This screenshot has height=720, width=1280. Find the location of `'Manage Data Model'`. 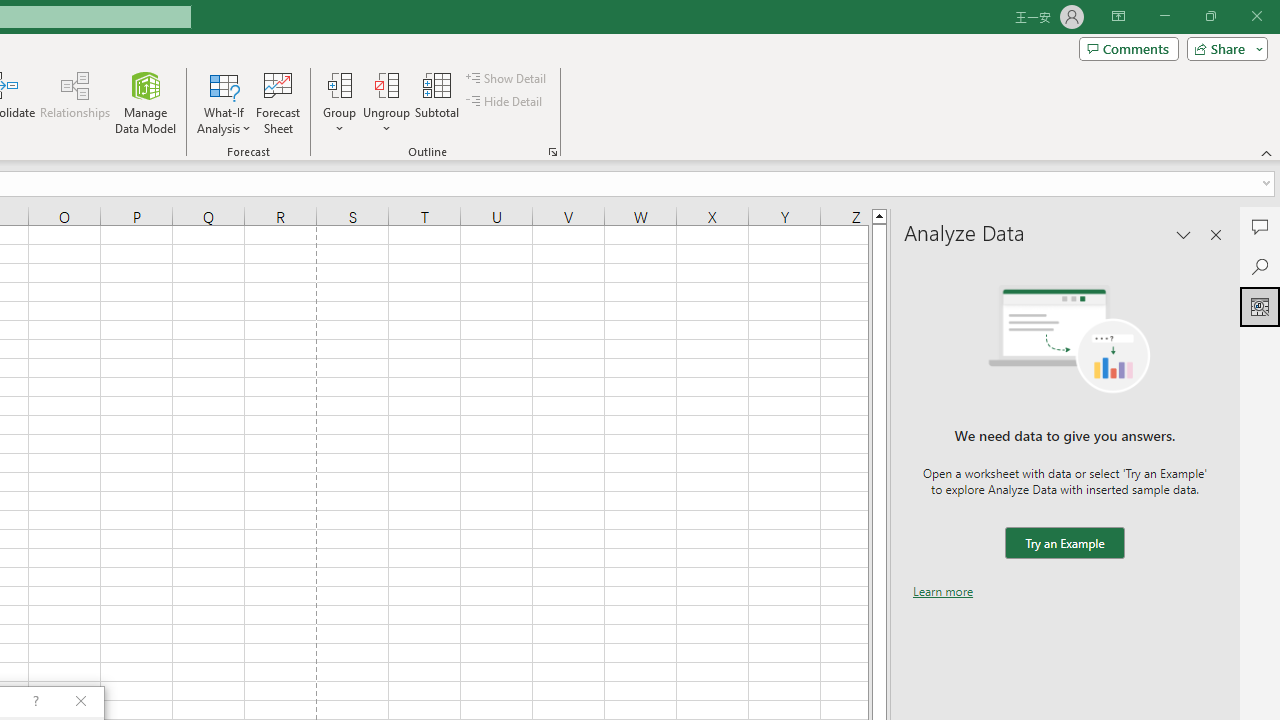

'Manage Data Model' is located at coordinates (144, 103).